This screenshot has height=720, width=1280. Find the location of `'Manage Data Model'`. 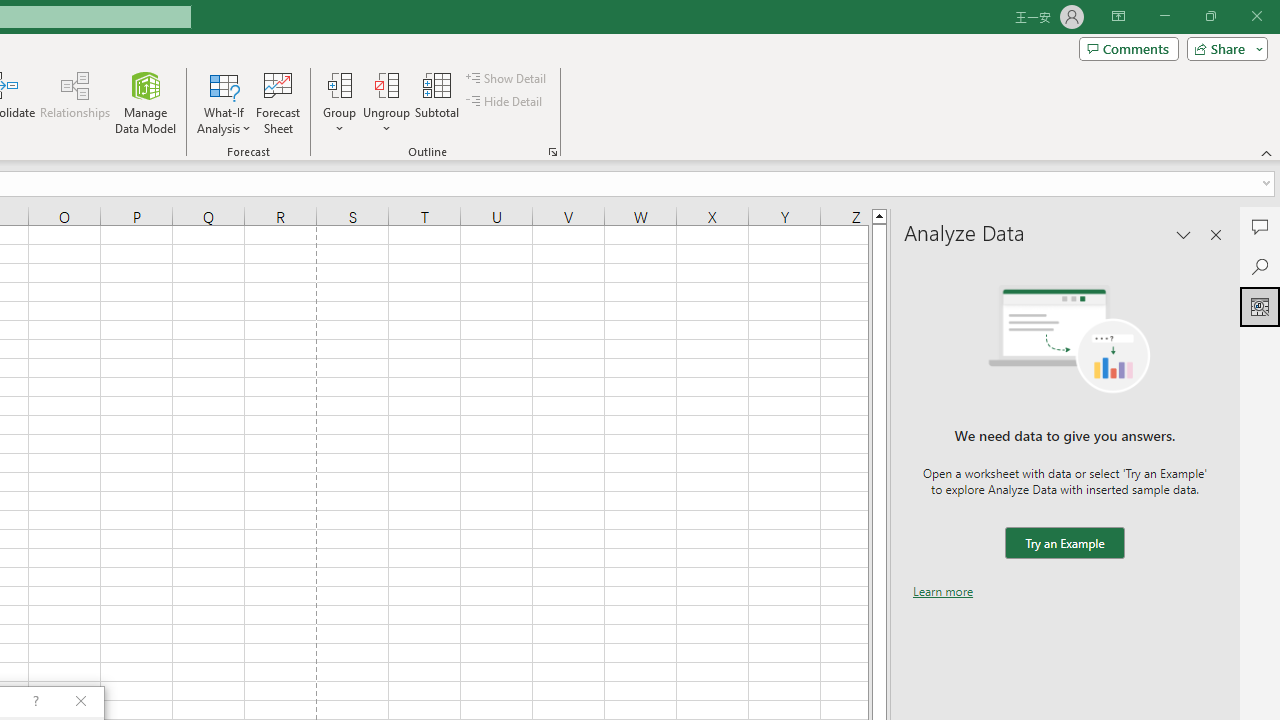

'Manage Data Model' is located at coordinates (144, 103).